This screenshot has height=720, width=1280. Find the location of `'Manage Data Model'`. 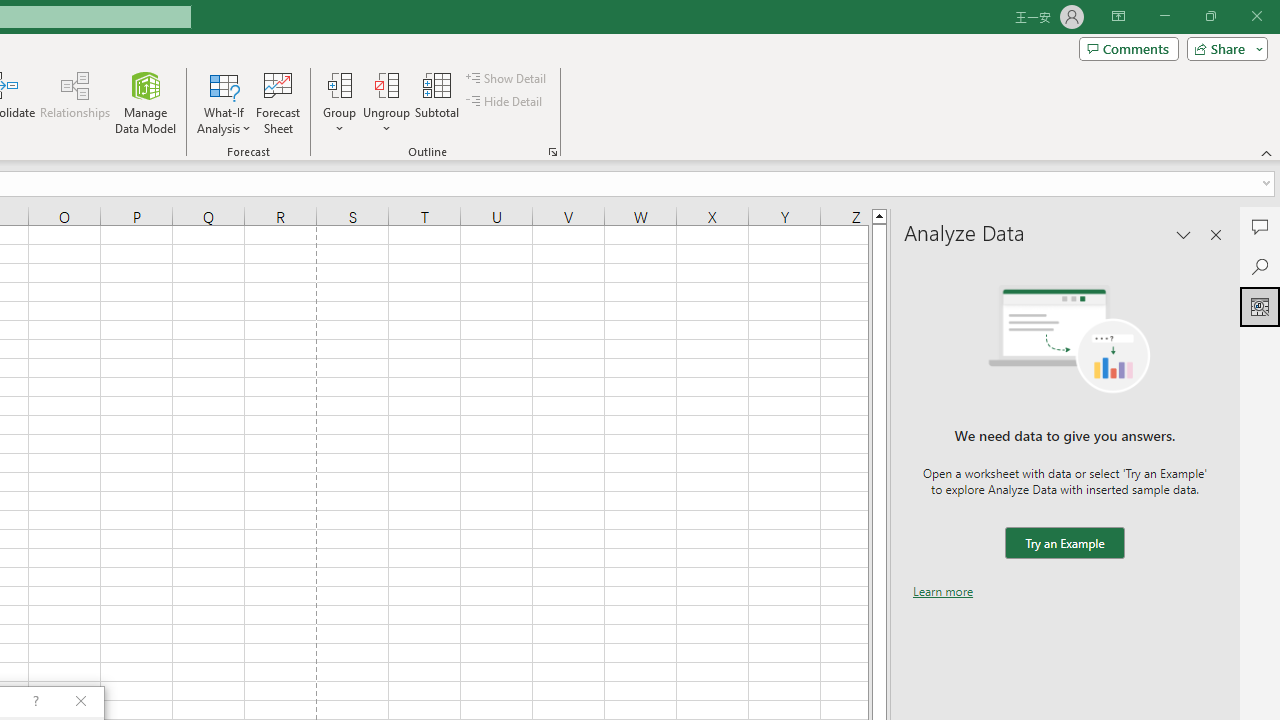

'Manage Data Model' is located at coordinates (144, 103).